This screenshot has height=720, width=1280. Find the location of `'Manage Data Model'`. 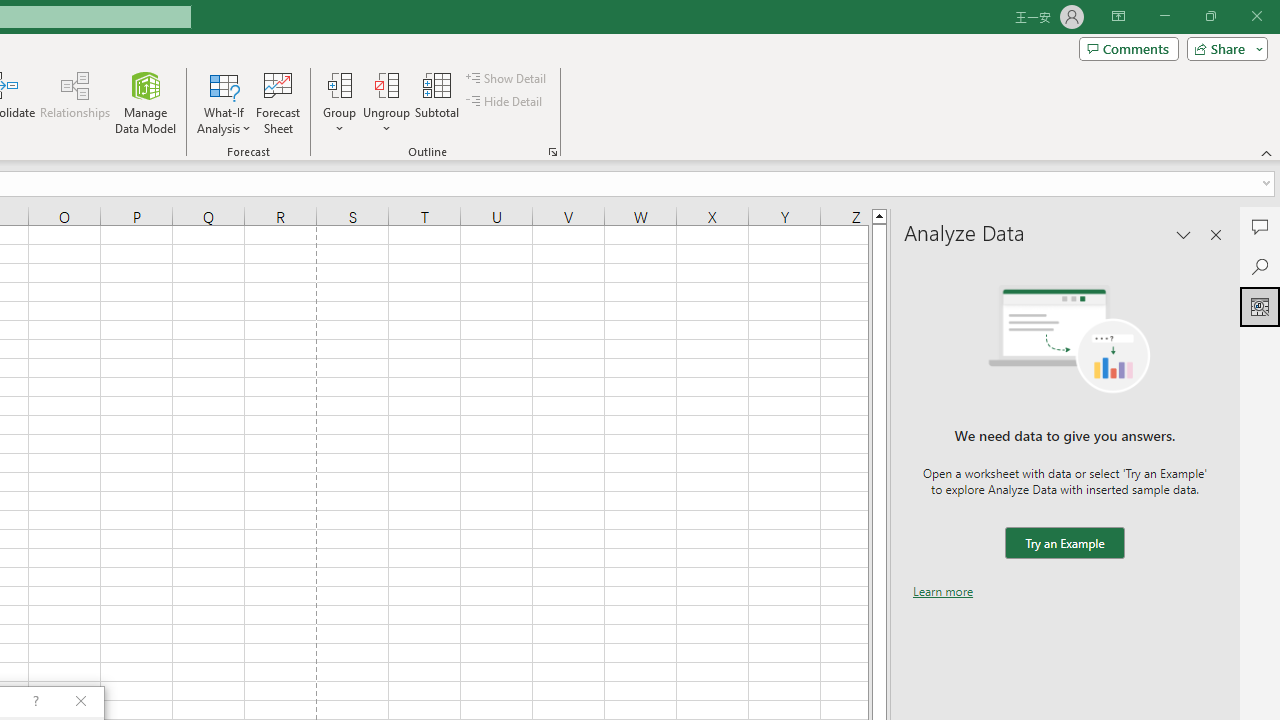

'Manage Data Model' is located at coordinates (144, 103).